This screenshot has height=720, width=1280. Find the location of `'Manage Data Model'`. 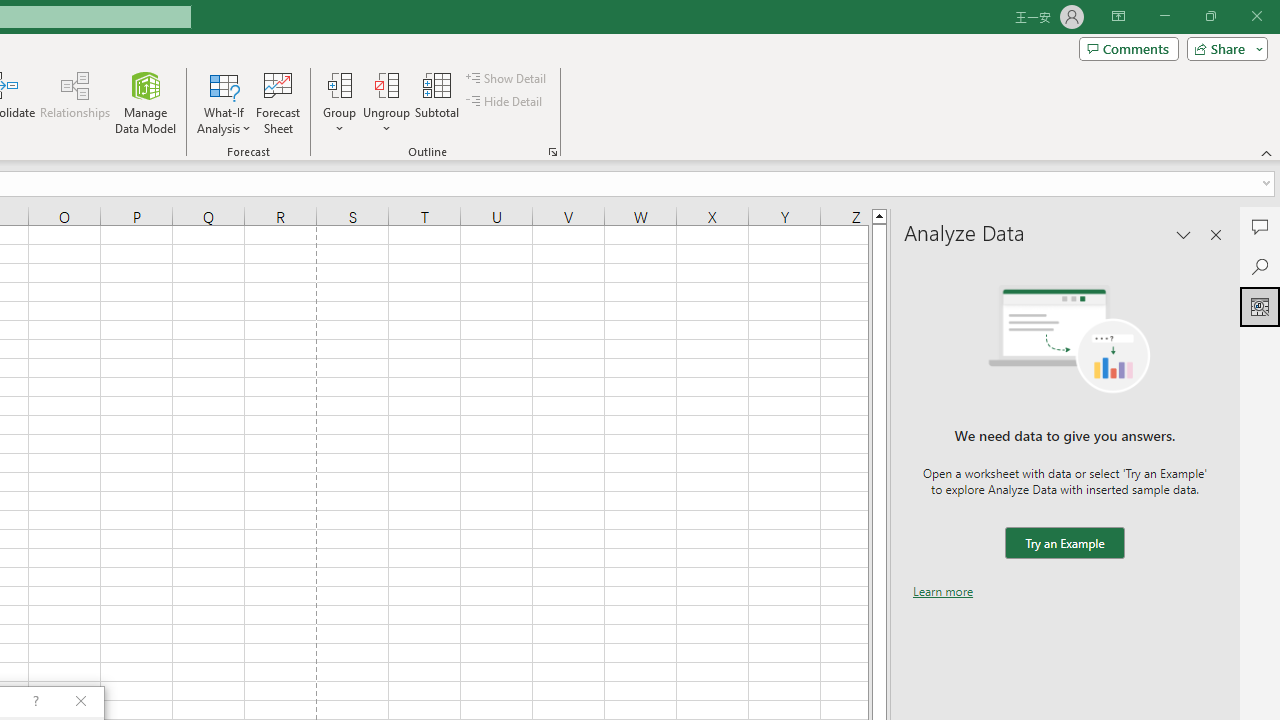

'Manage Data Model' is located at coordinates (144, 103).